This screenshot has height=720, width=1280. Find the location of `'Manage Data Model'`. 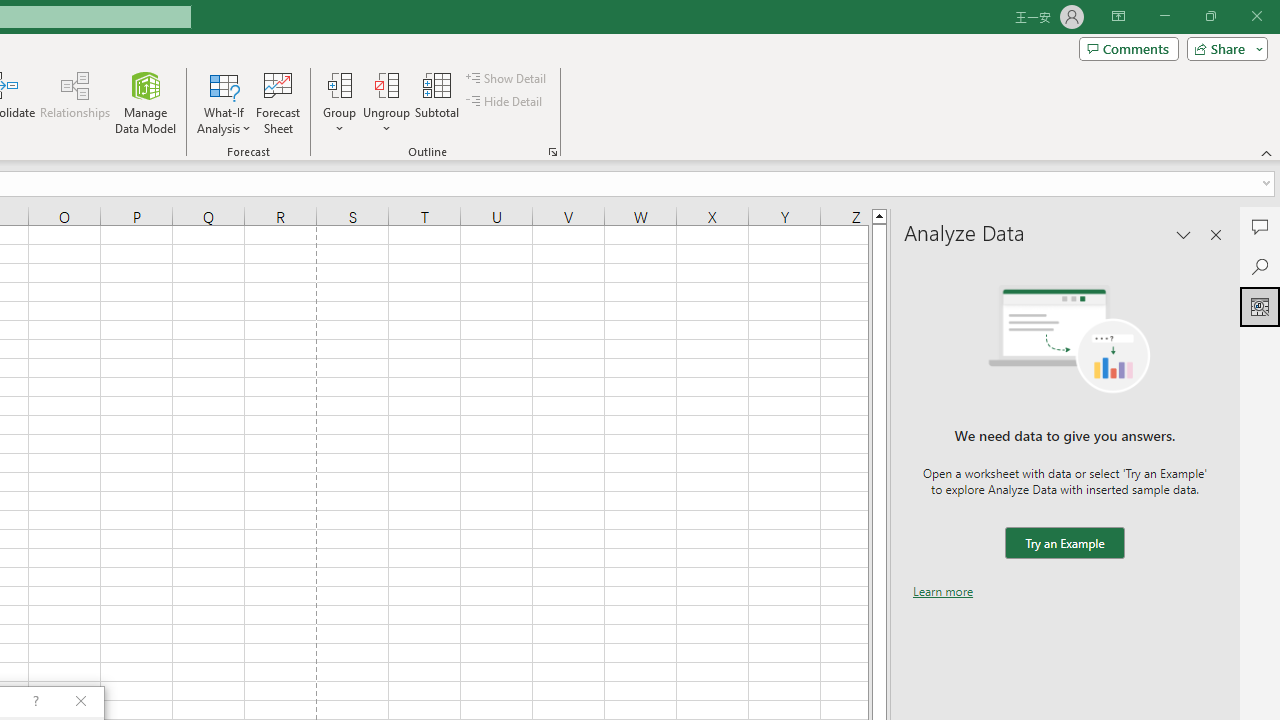

'Manage Data Model' is located at coordinates (144, 103).